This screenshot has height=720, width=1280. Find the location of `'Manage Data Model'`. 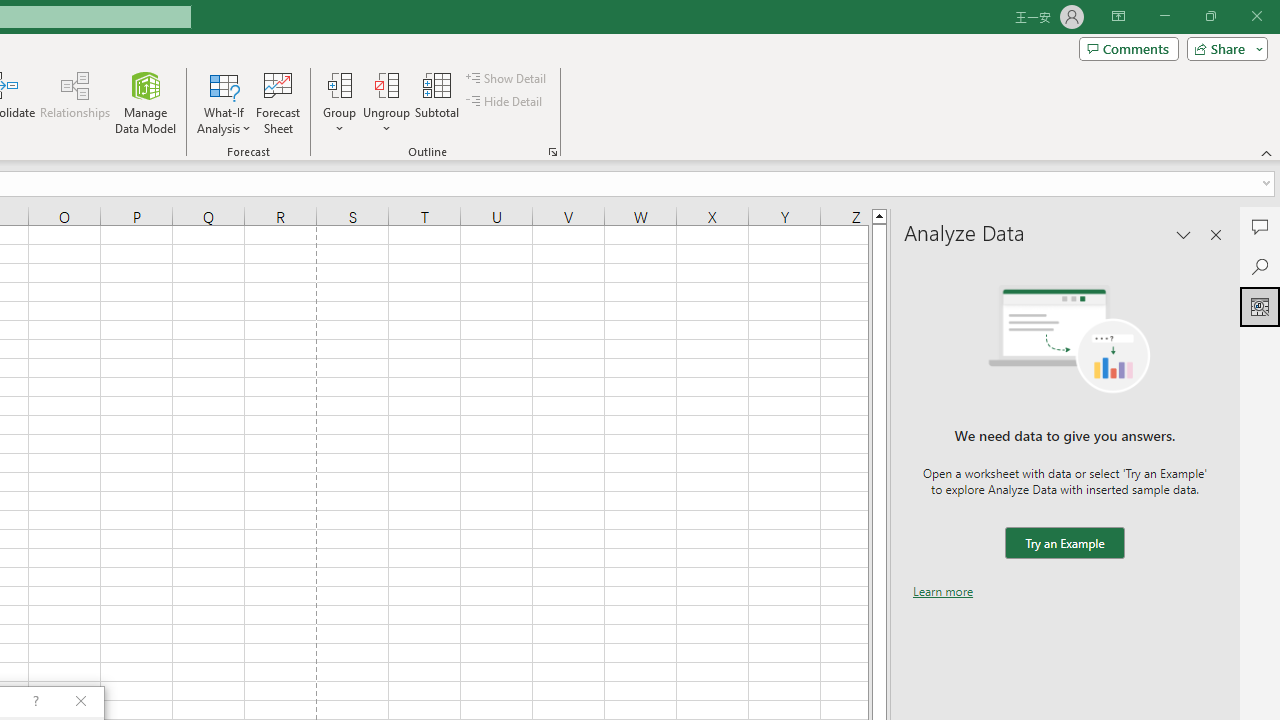

'Manage Data Model' is located at coordinates (144, 103).